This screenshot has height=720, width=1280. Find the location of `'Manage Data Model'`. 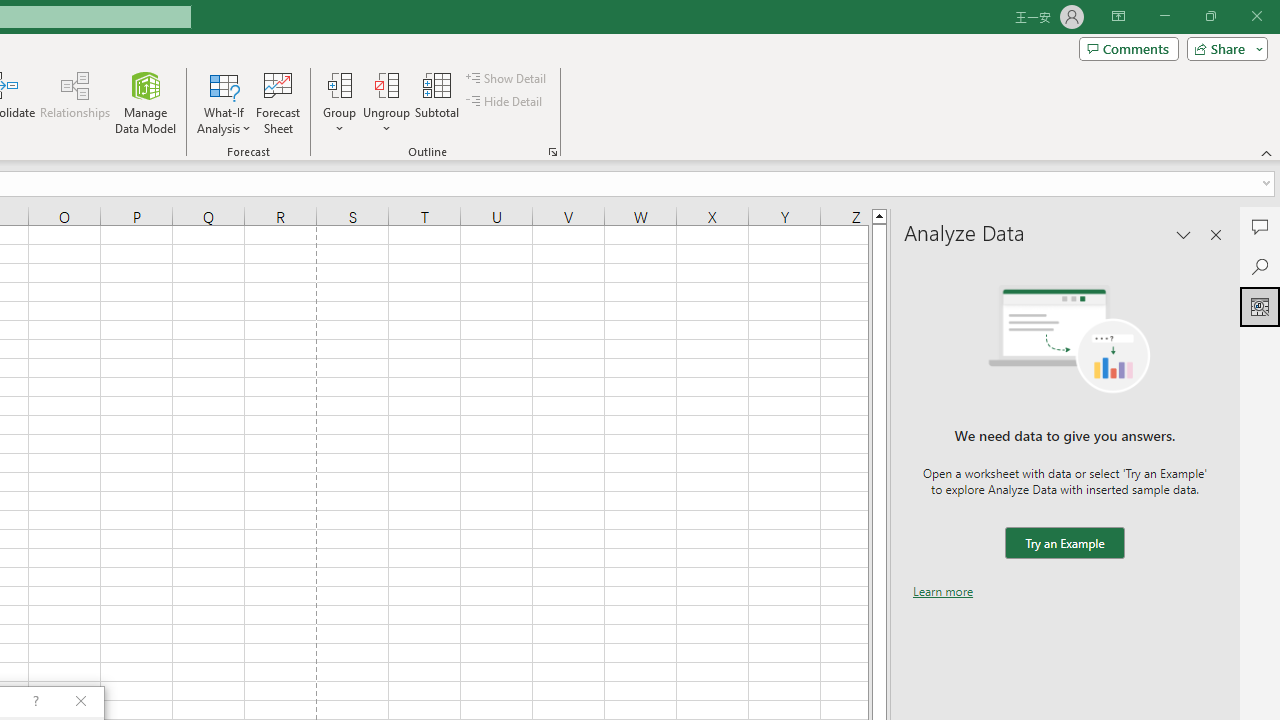

'Manage Data Model' is located at coordinates (144, 103).